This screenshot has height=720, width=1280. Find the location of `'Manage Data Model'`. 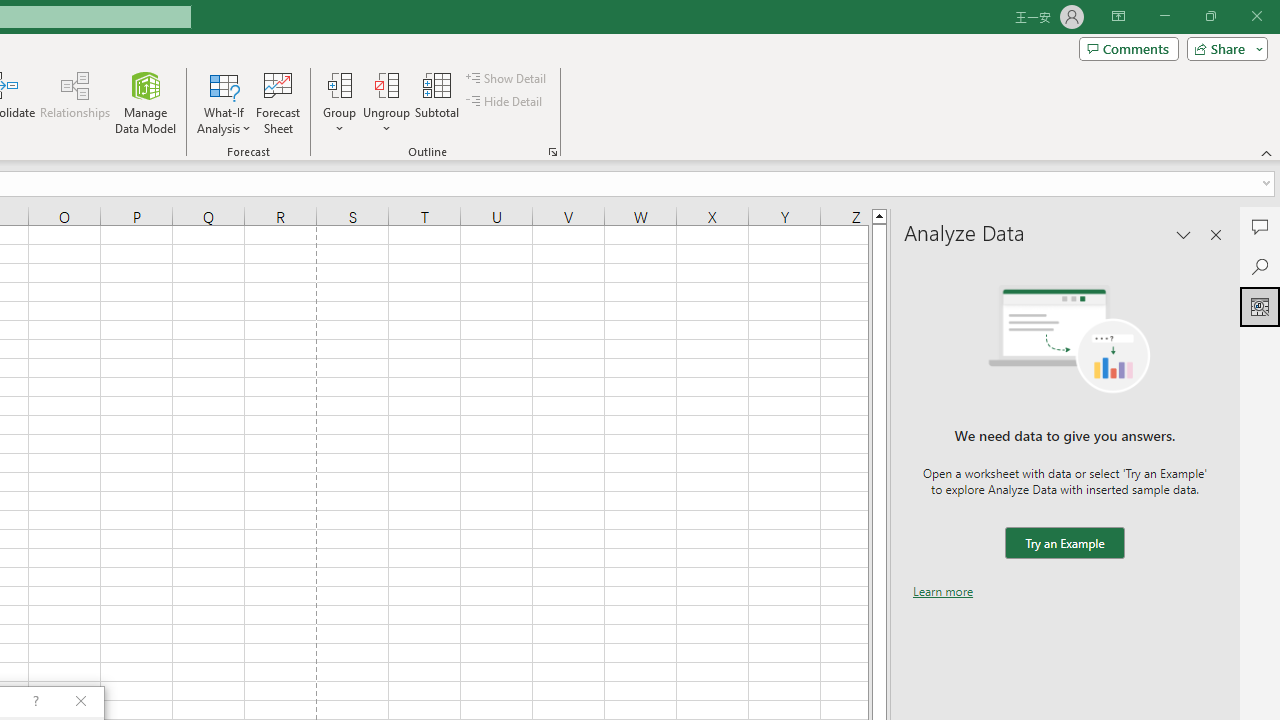

'Manage Data Model' is located at coordinates (144, 103).